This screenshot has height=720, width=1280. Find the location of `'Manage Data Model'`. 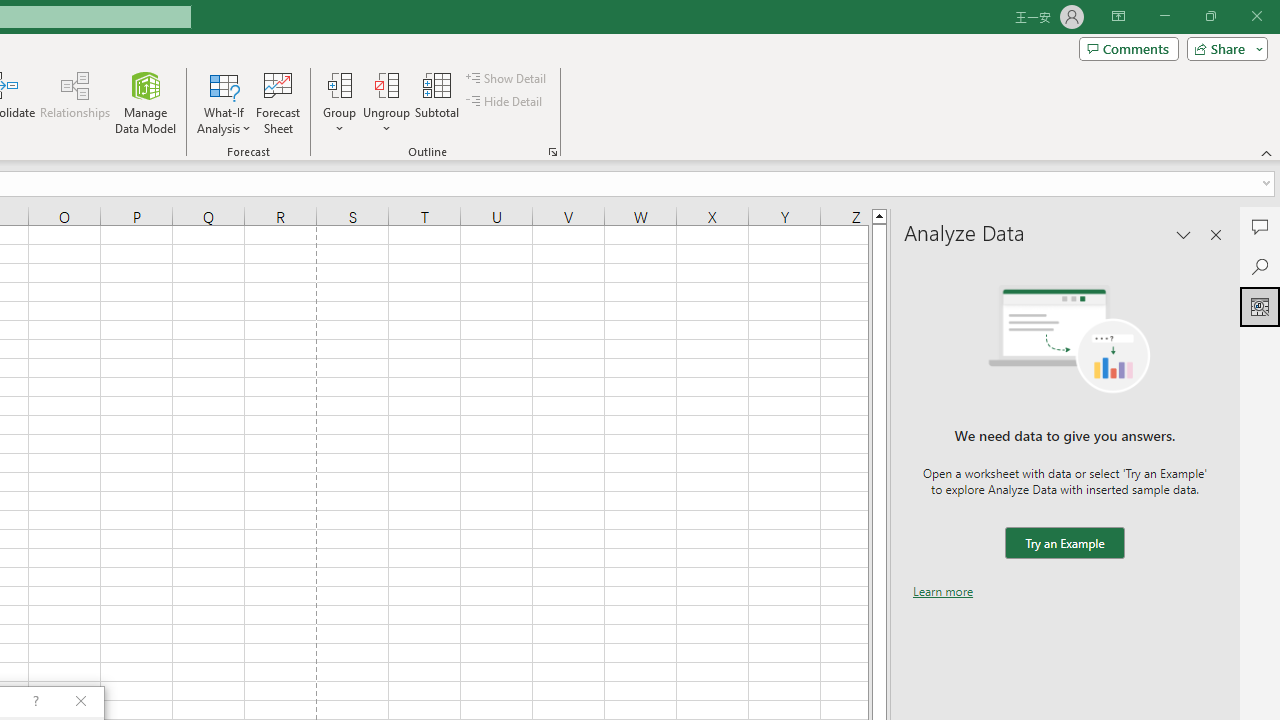

'Manage Data Model' is located at coordinates (144, 103).